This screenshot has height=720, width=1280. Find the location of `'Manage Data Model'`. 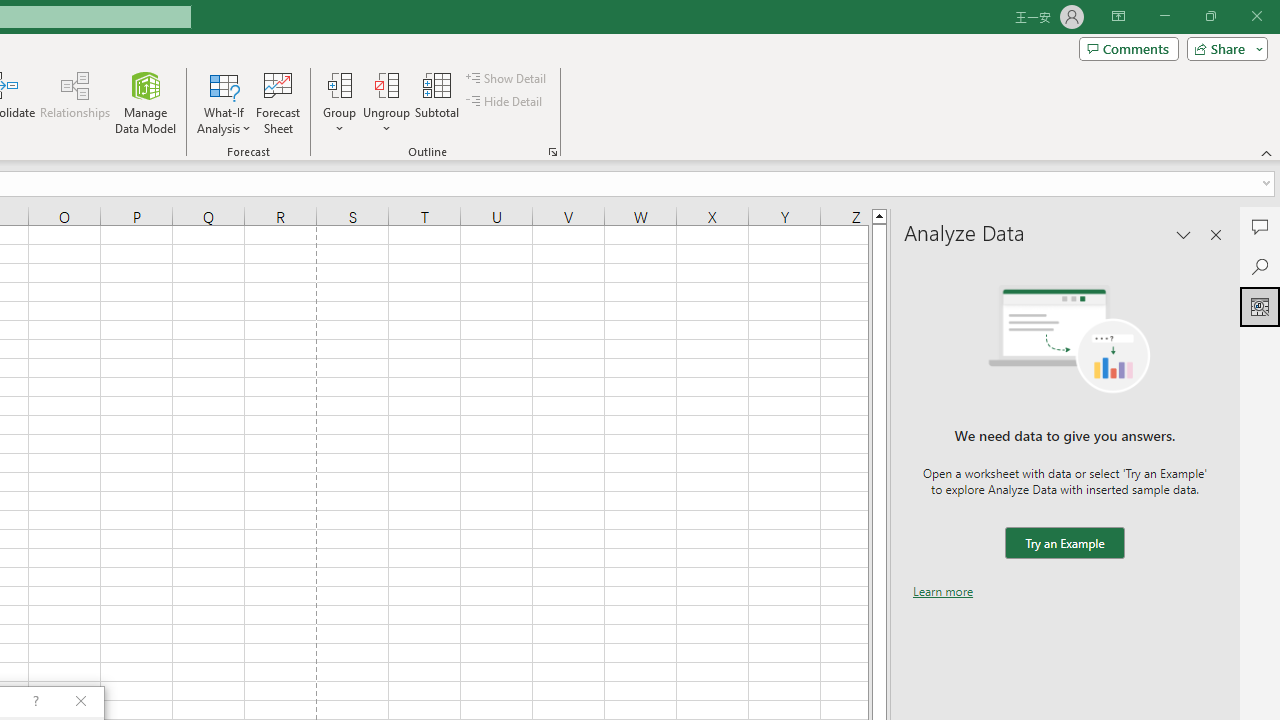

'Manage Data Model' is located at coordinates (144, 103).